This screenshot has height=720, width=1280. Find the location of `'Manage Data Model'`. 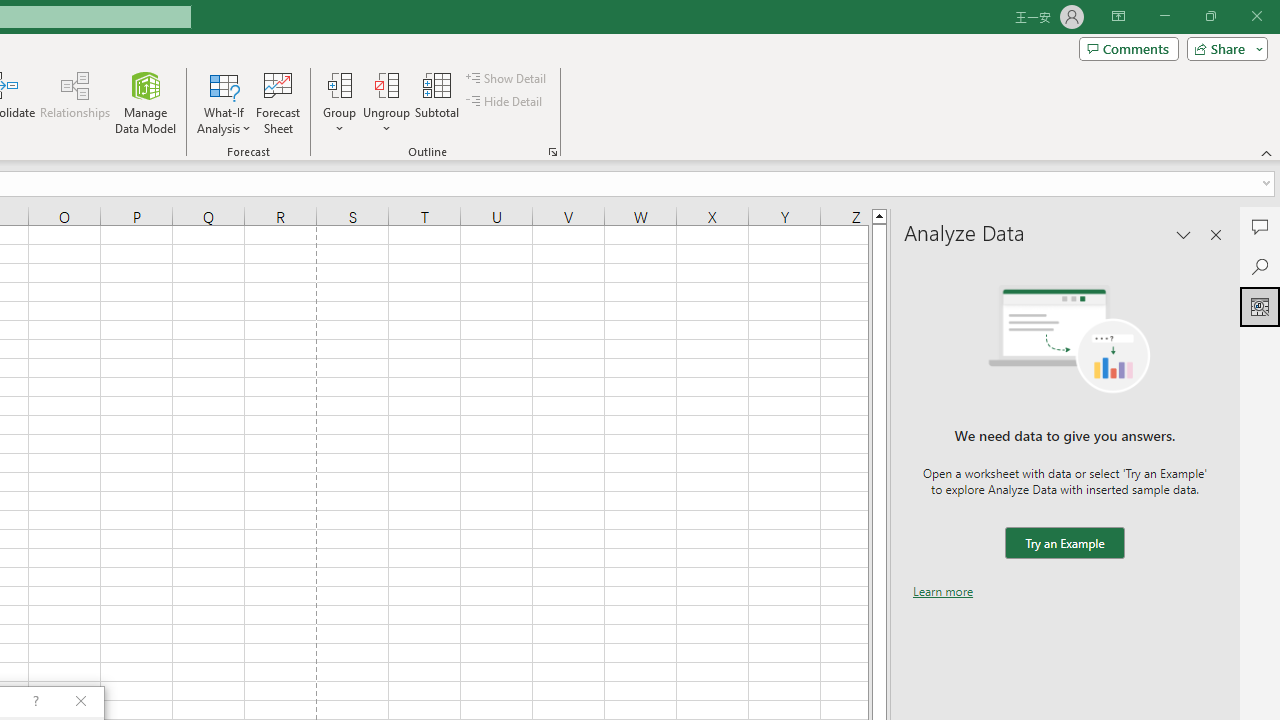

'Manage Data Model' is located at coordinates (144, 103).